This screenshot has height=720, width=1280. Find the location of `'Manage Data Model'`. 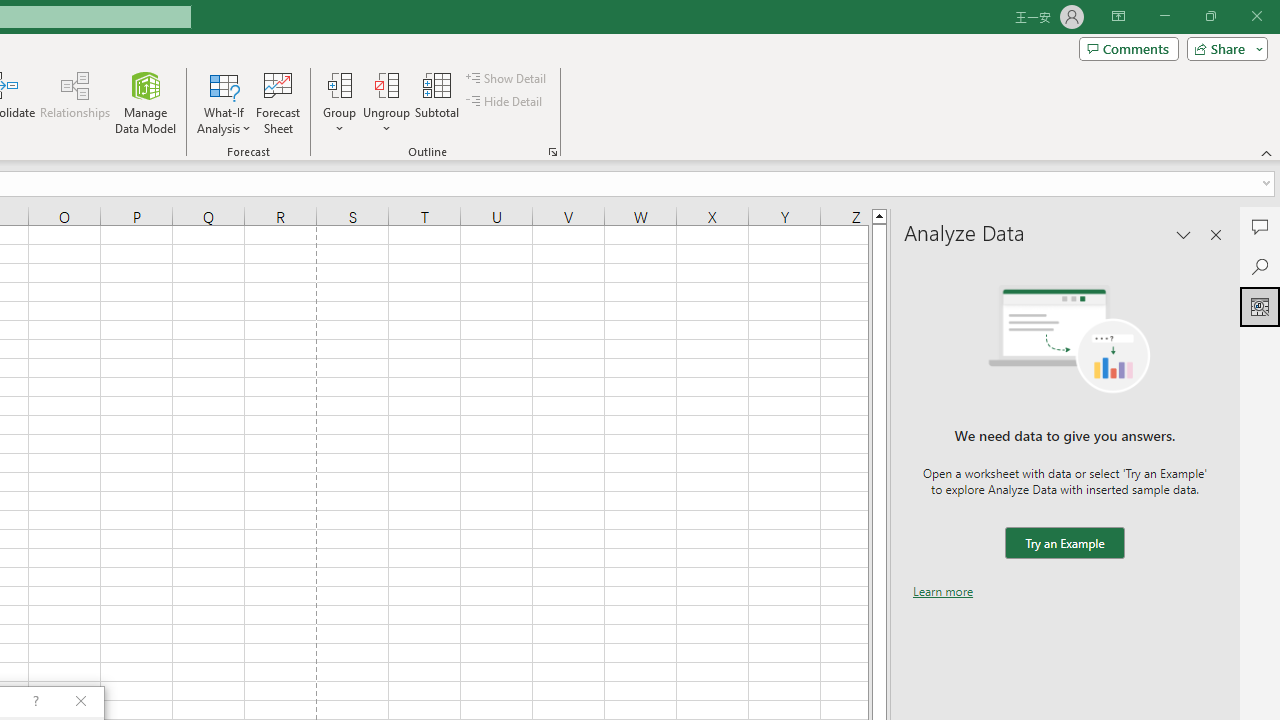

'Manage Data Model' is located at coordinates (144, 103).